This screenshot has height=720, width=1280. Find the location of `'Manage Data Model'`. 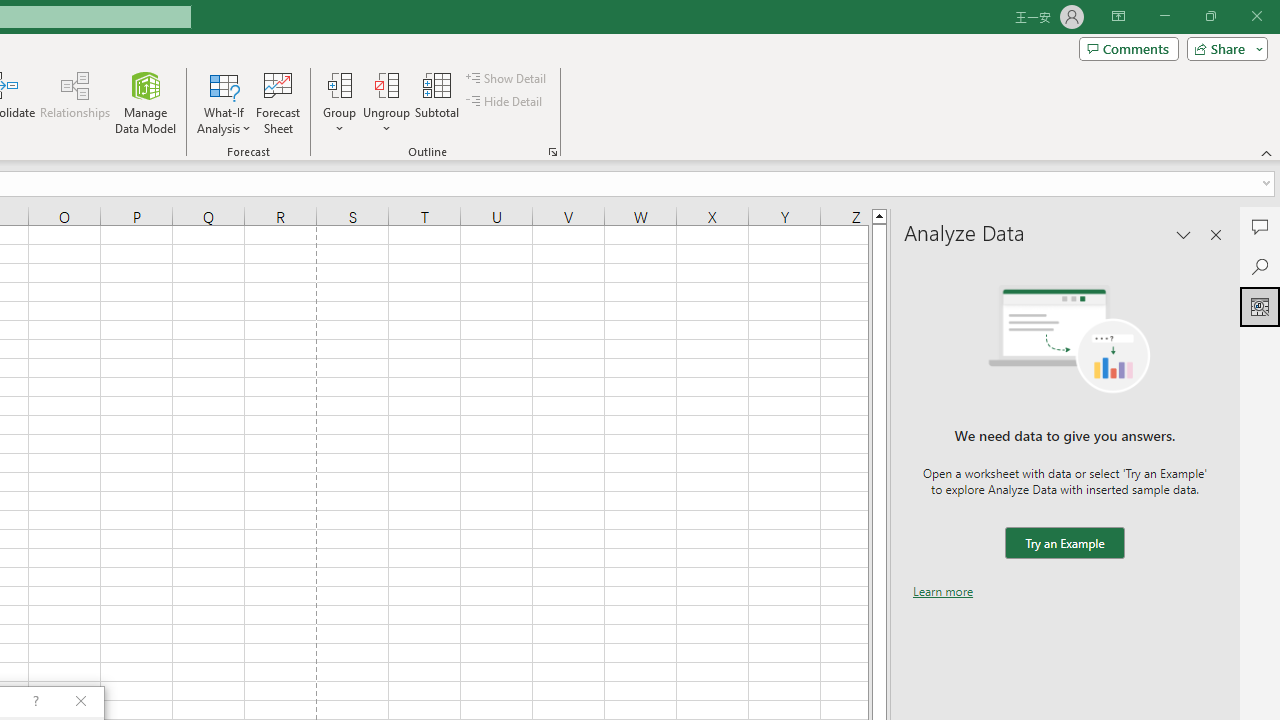

'Manage Data Model' is located at coordinates (144, 103).